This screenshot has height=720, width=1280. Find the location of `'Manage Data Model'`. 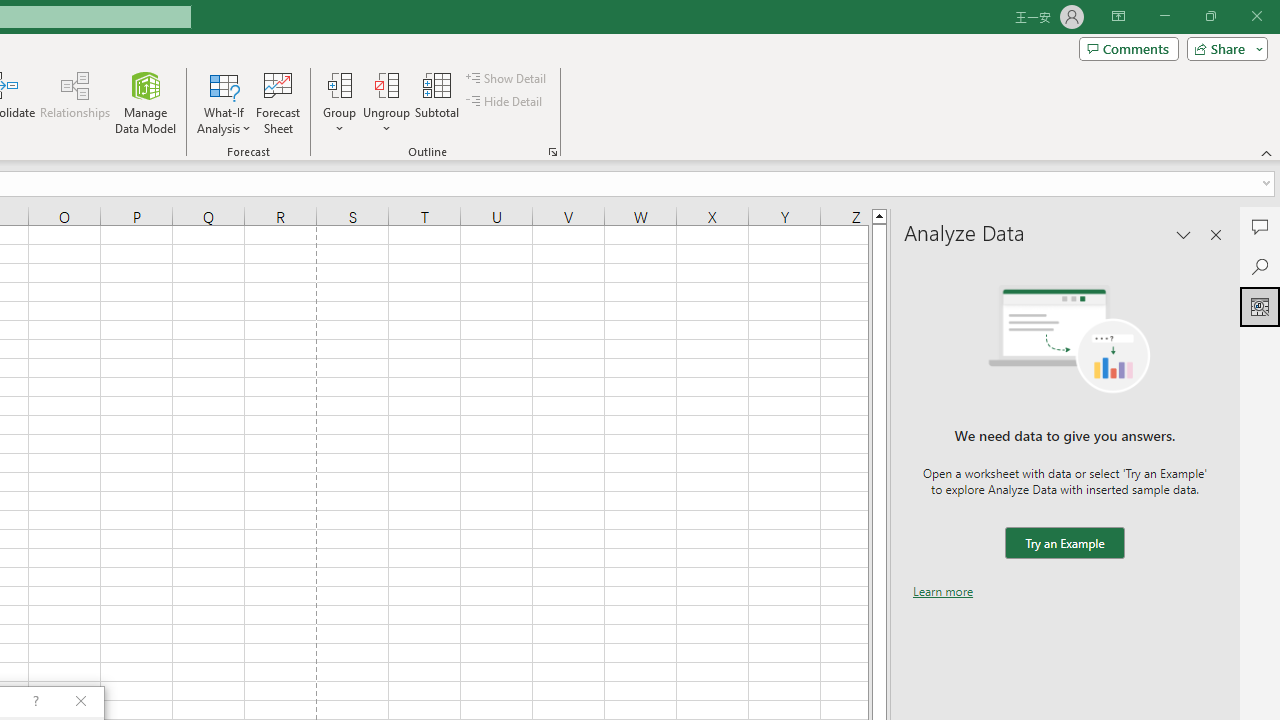

'Manage Data Model' is located at coordinates (144, 103).